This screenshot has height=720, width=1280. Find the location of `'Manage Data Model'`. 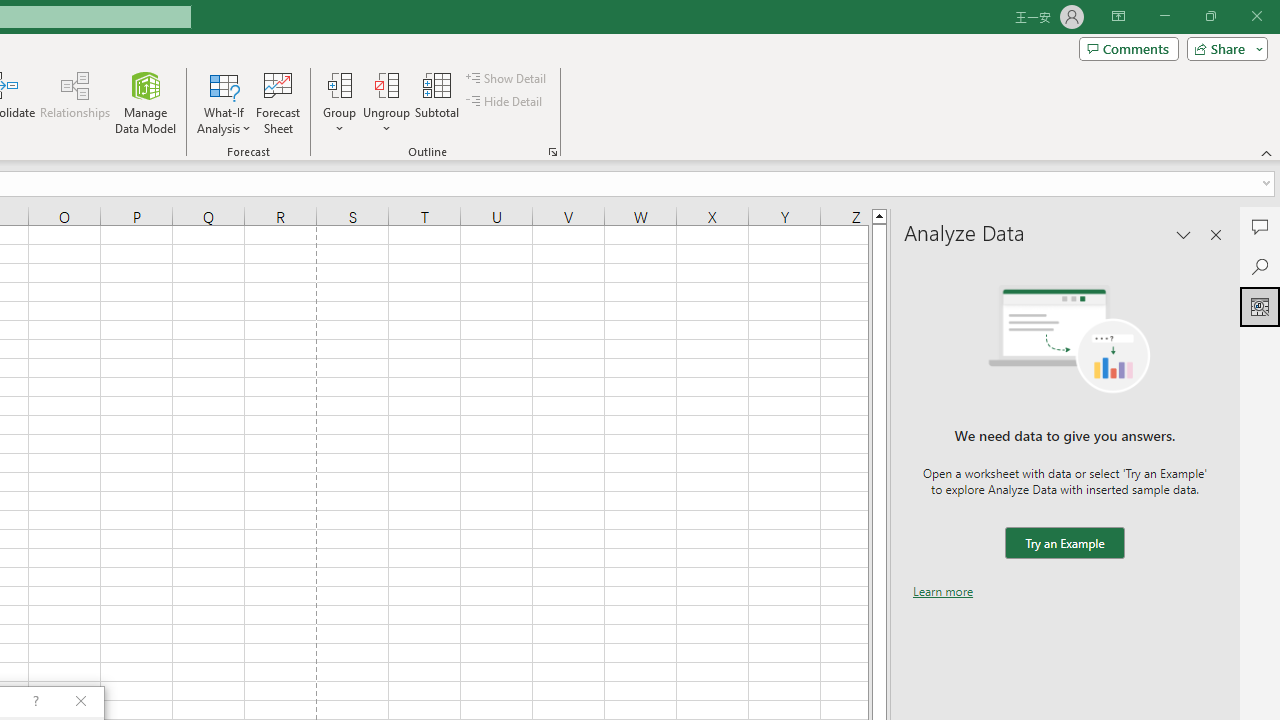

'Manage Data Model' is located at coordinates (144, 103).